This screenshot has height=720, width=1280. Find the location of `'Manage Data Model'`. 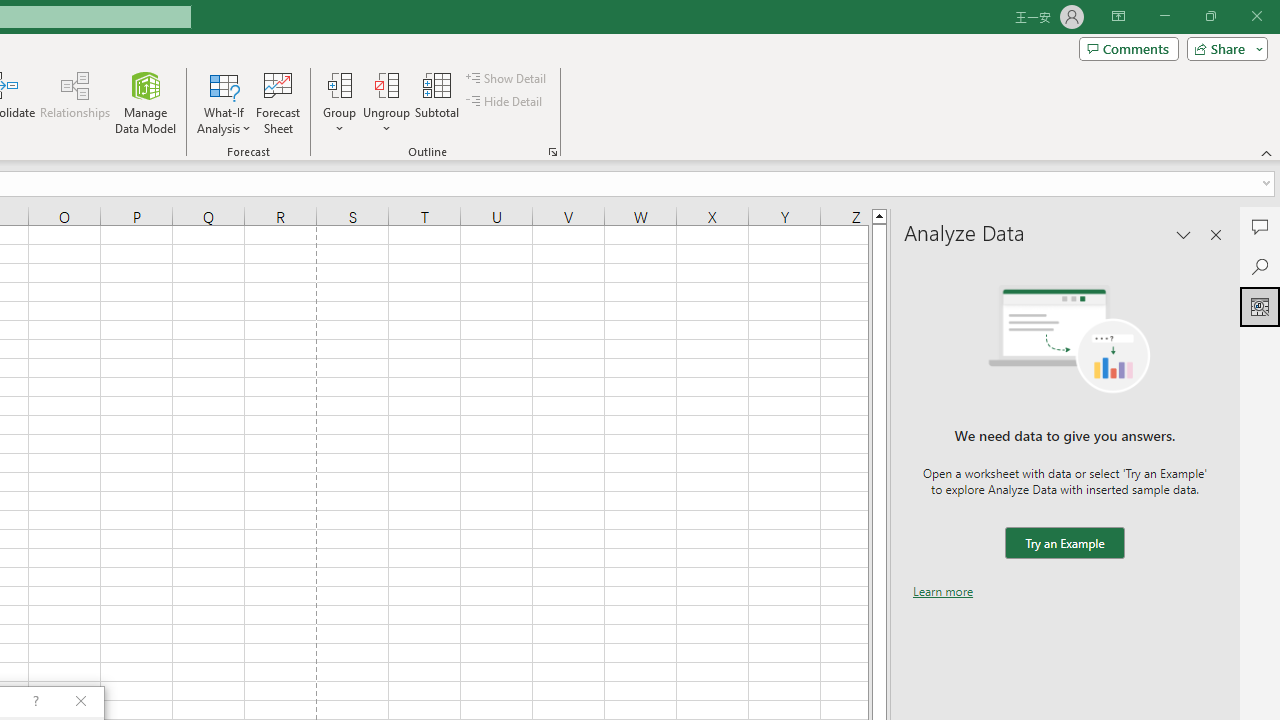

'Manage Data Model' is located at coordinates (144, 103).